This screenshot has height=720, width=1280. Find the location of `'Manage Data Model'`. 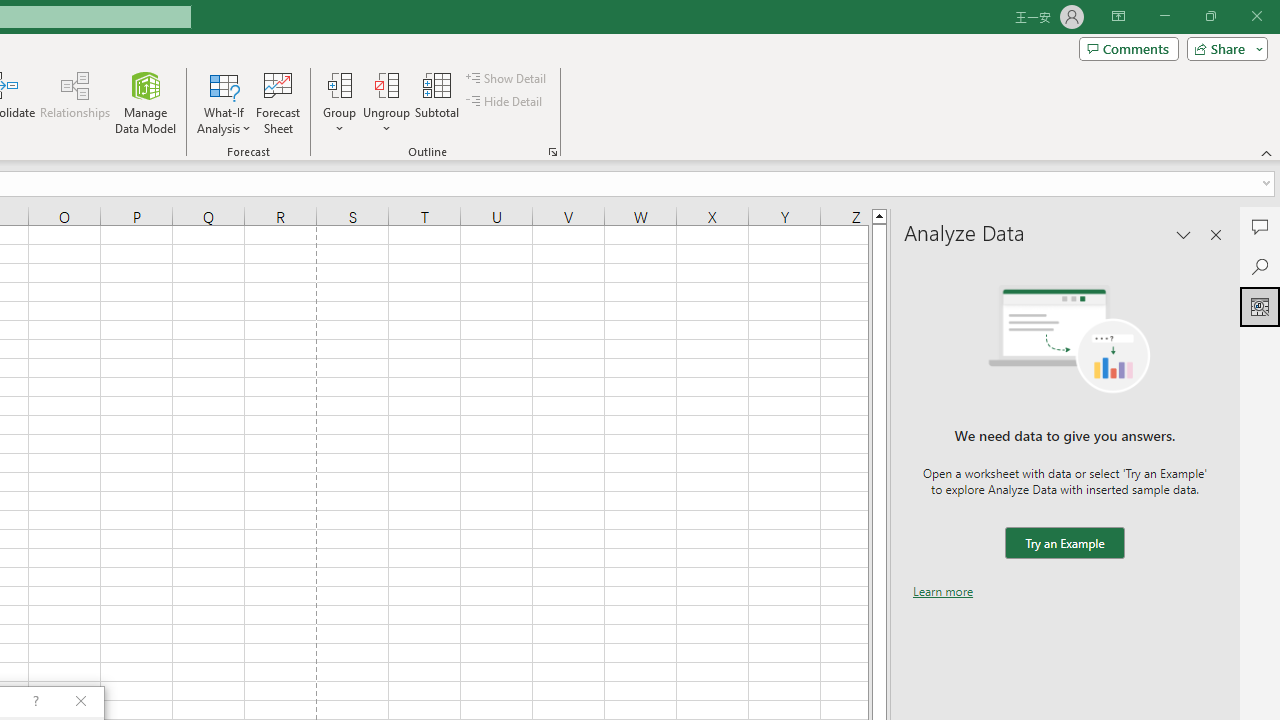

'Manage Data Model' is located at coordinates (144, 103).